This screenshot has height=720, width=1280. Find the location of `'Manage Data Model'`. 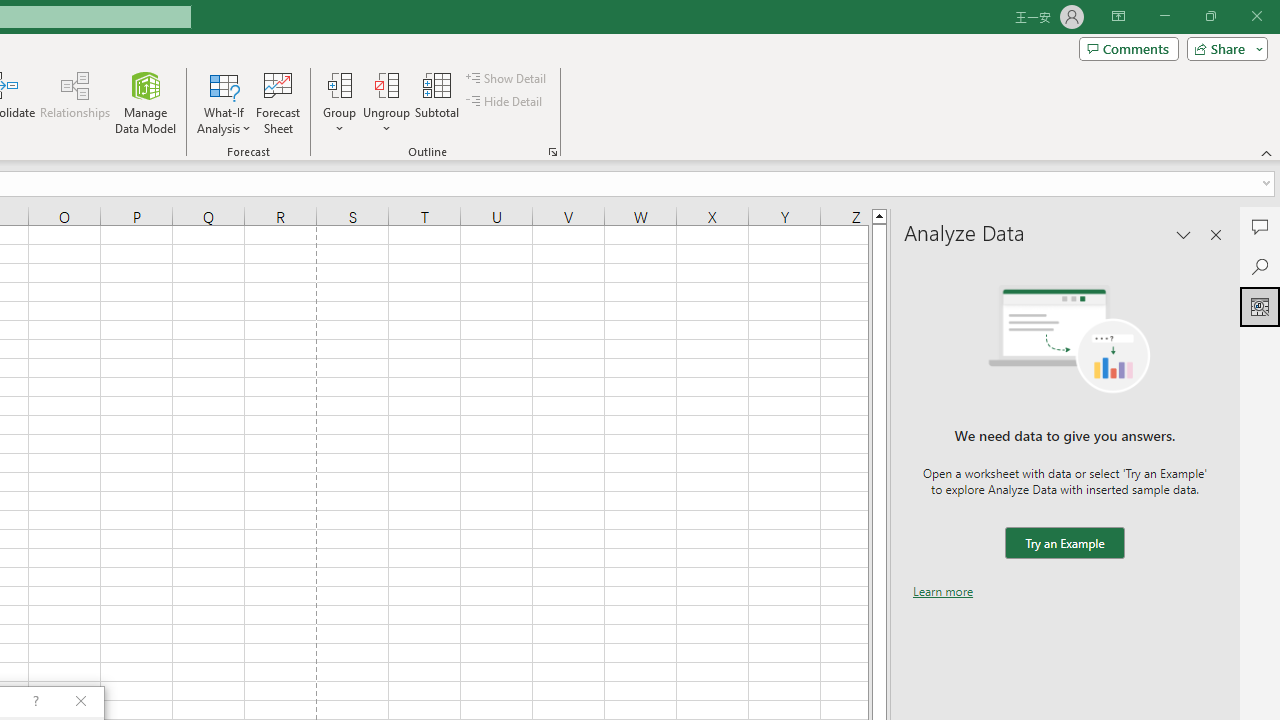

'Manage Data Model' is located at coordinates (144, 103).